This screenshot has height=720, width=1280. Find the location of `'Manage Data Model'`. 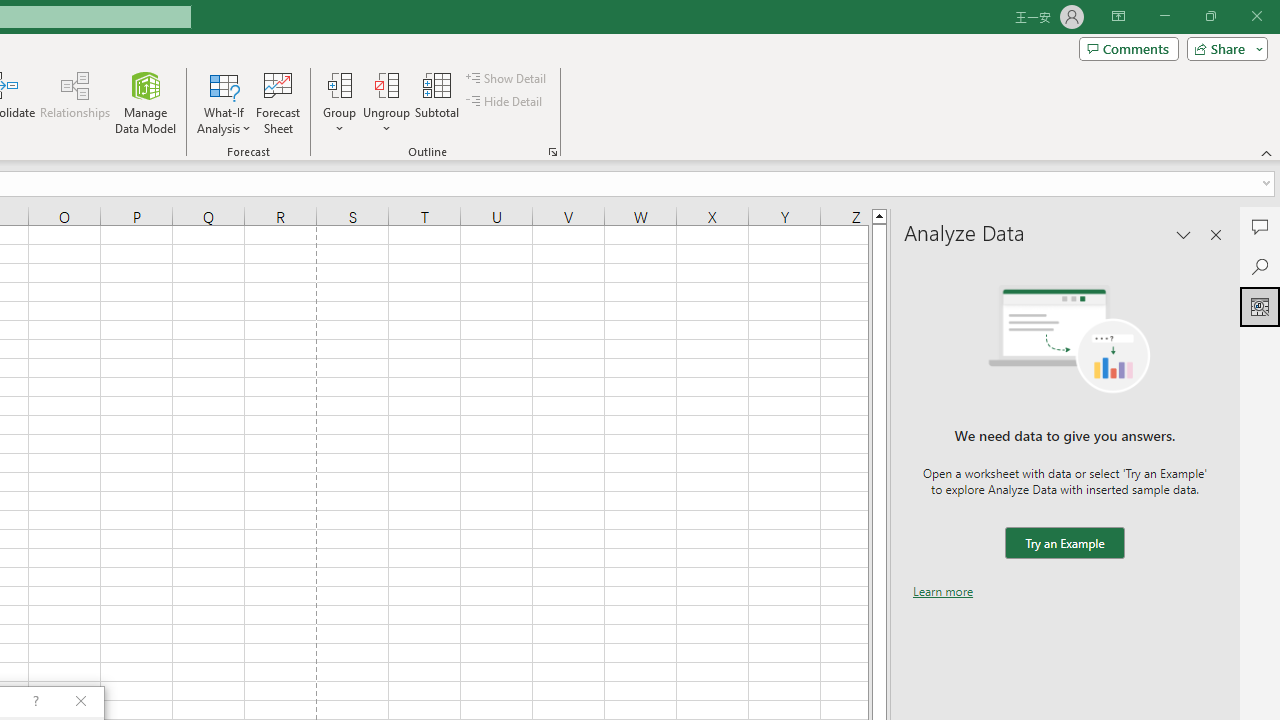

'Manage Data Model' is located at coordinates (144, 103).